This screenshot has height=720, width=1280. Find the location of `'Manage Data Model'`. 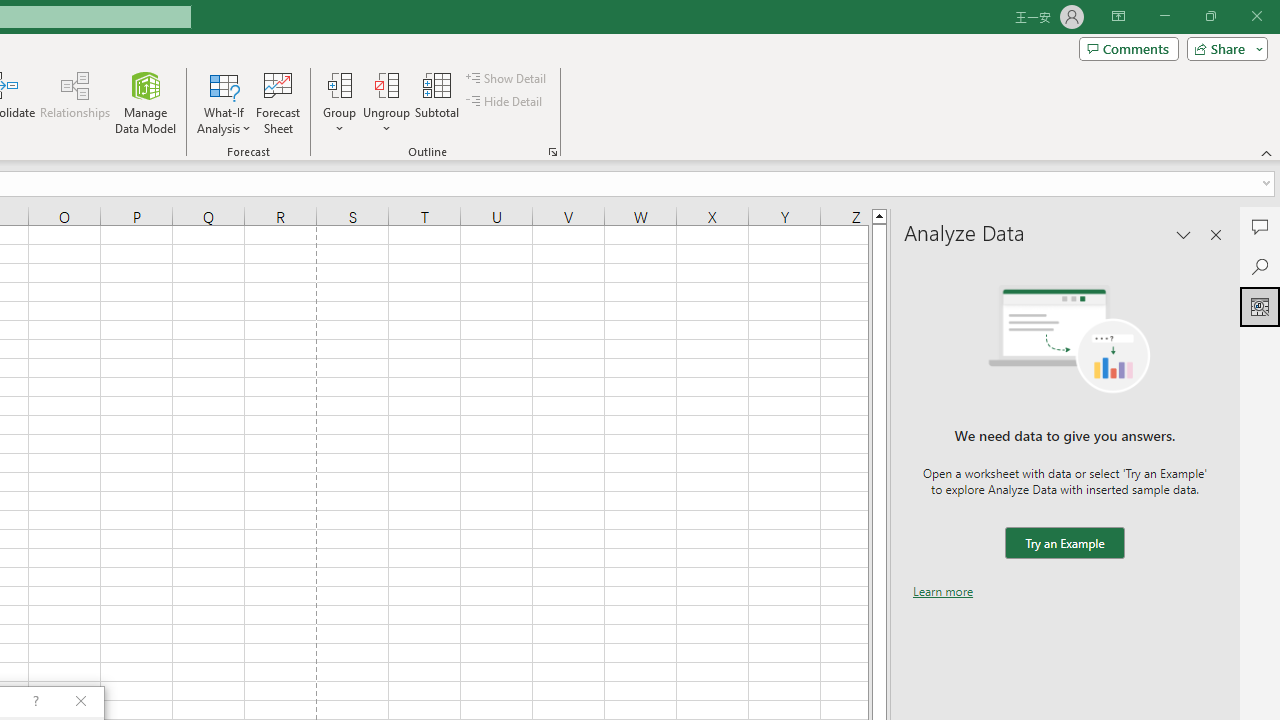

'Manage Data Model' is located at coordinates (144, 103).